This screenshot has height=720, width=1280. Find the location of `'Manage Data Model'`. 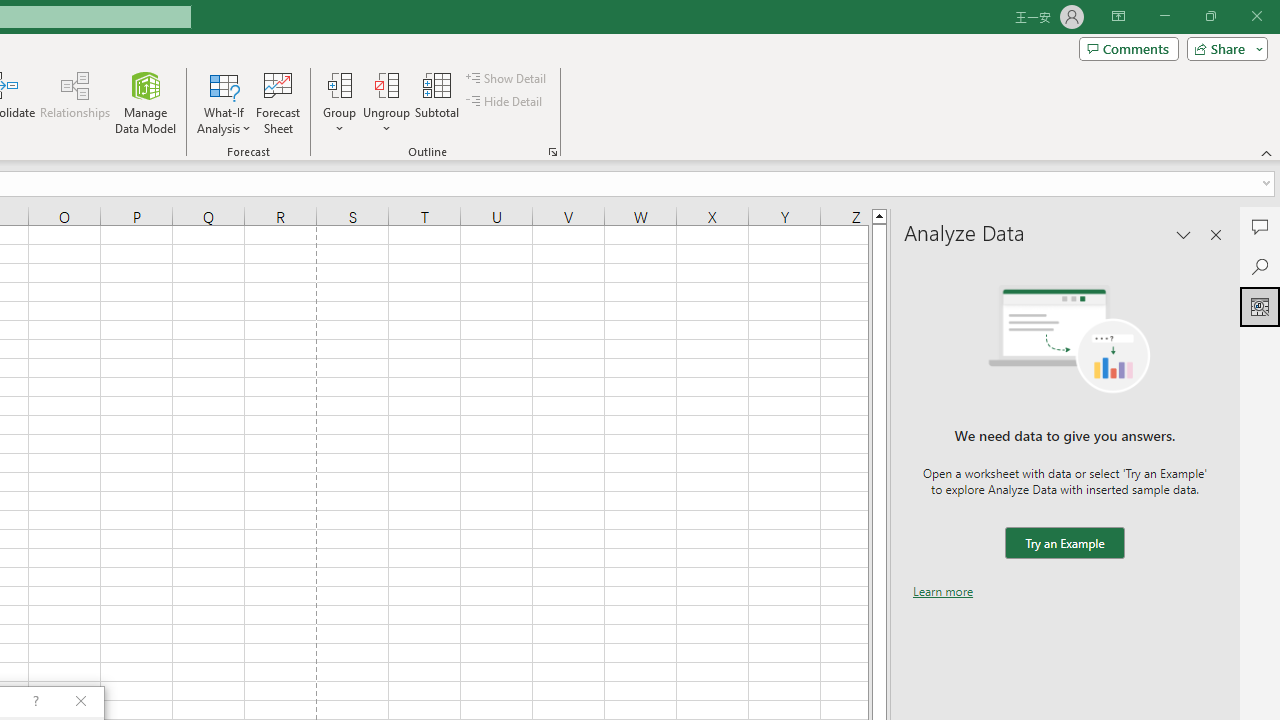

'Manage Data Model' is located at coordinates (144, 103).